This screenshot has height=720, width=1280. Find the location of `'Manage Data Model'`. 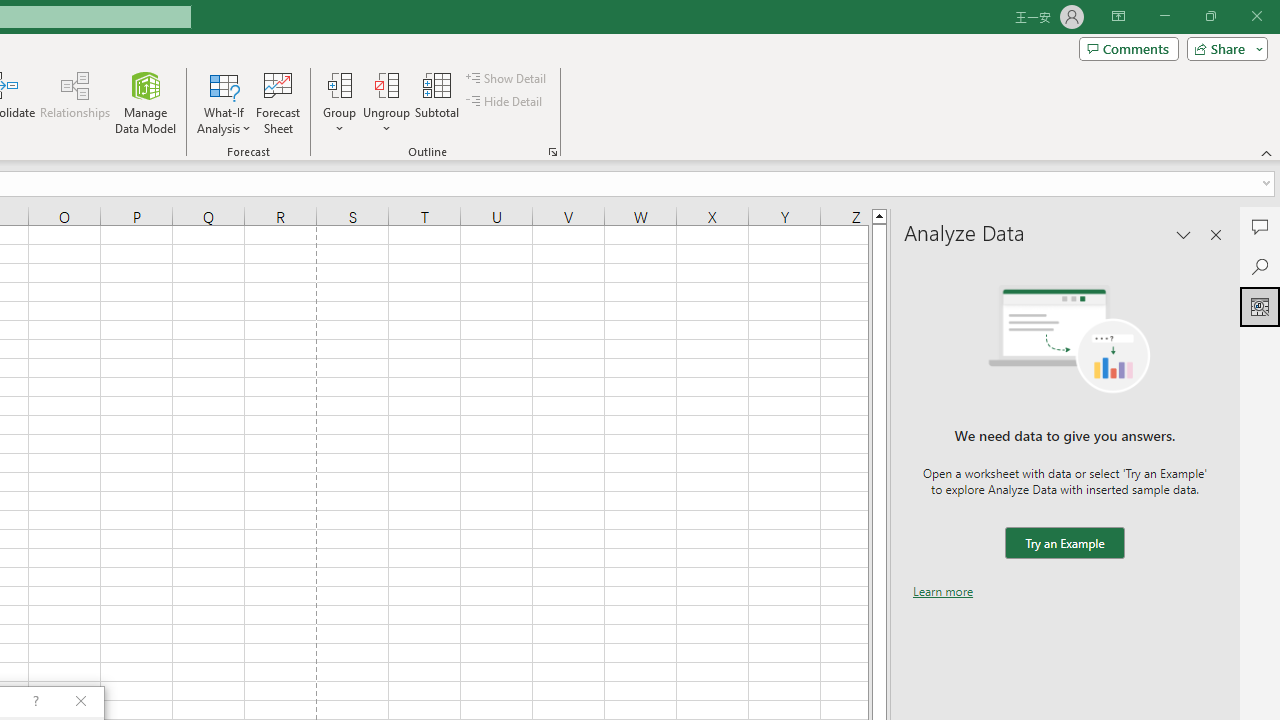

'Manage Data Model' is located at coordinates (144, 103).